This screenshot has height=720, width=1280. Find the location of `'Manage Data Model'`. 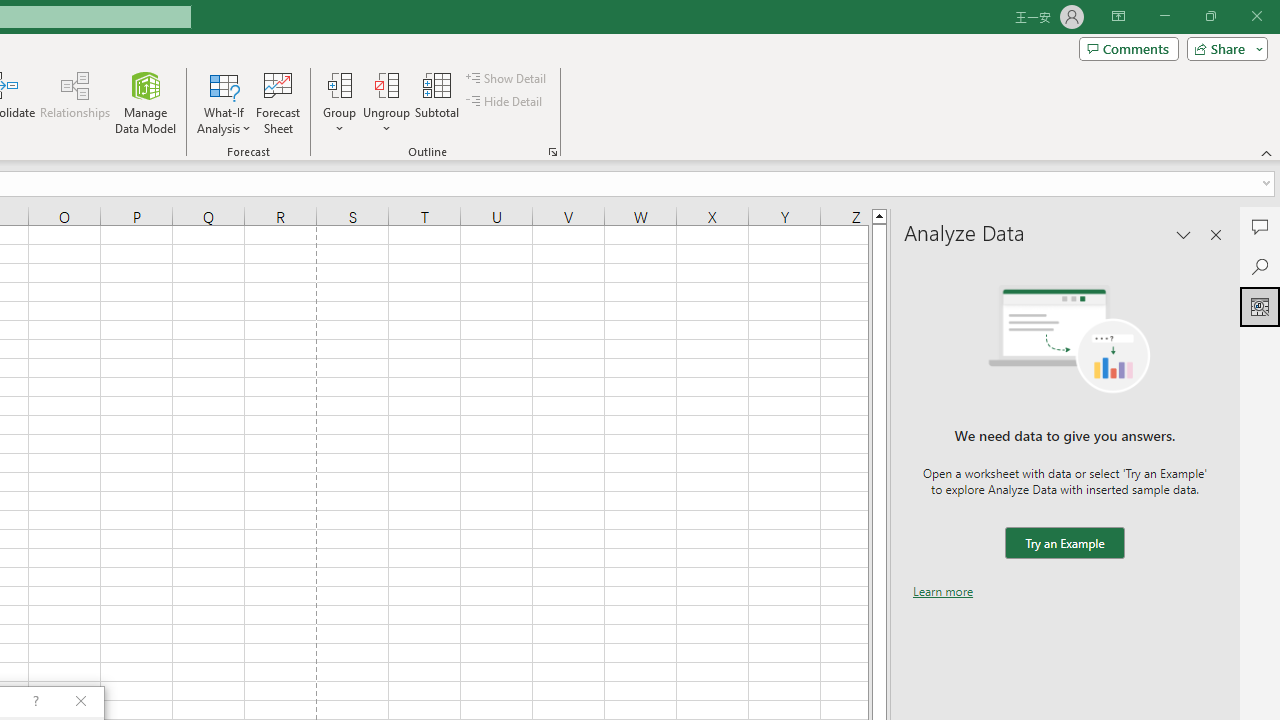

'Manage Data Model' is located at coordinates (144, 103).